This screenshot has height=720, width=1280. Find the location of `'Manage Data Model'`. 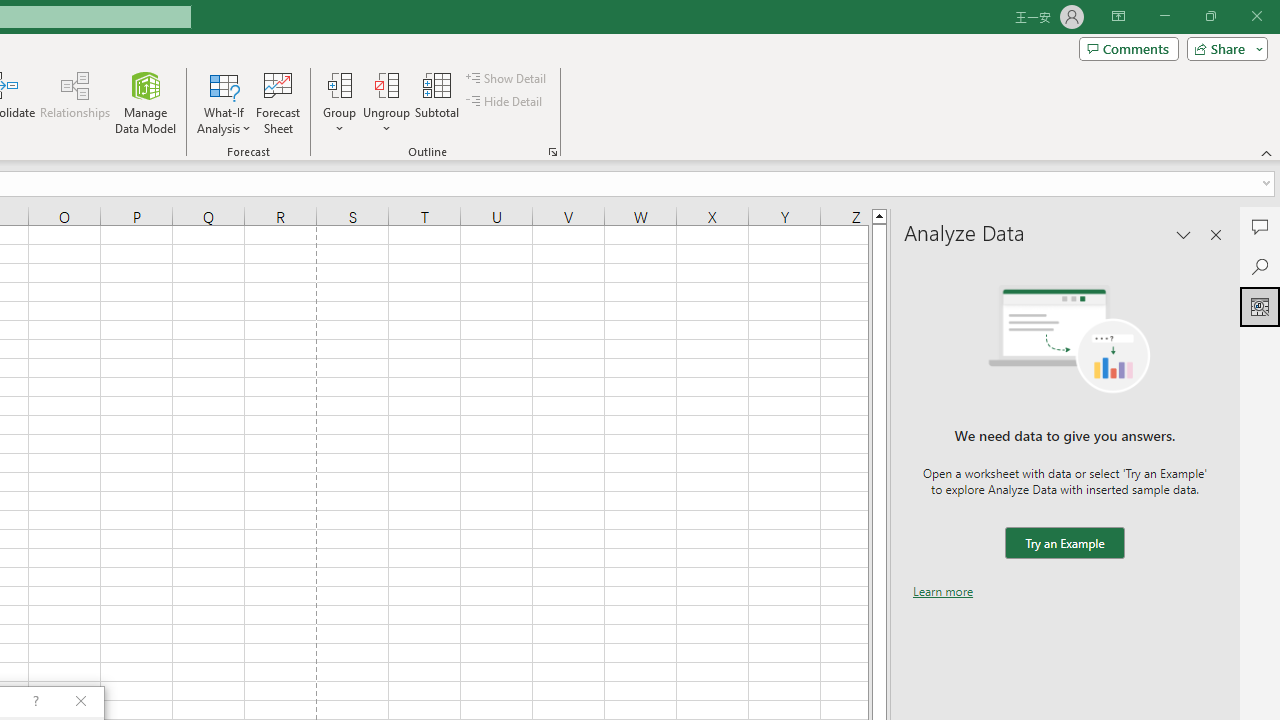

'Manage Data Model' is located at coordinates (144, 103).